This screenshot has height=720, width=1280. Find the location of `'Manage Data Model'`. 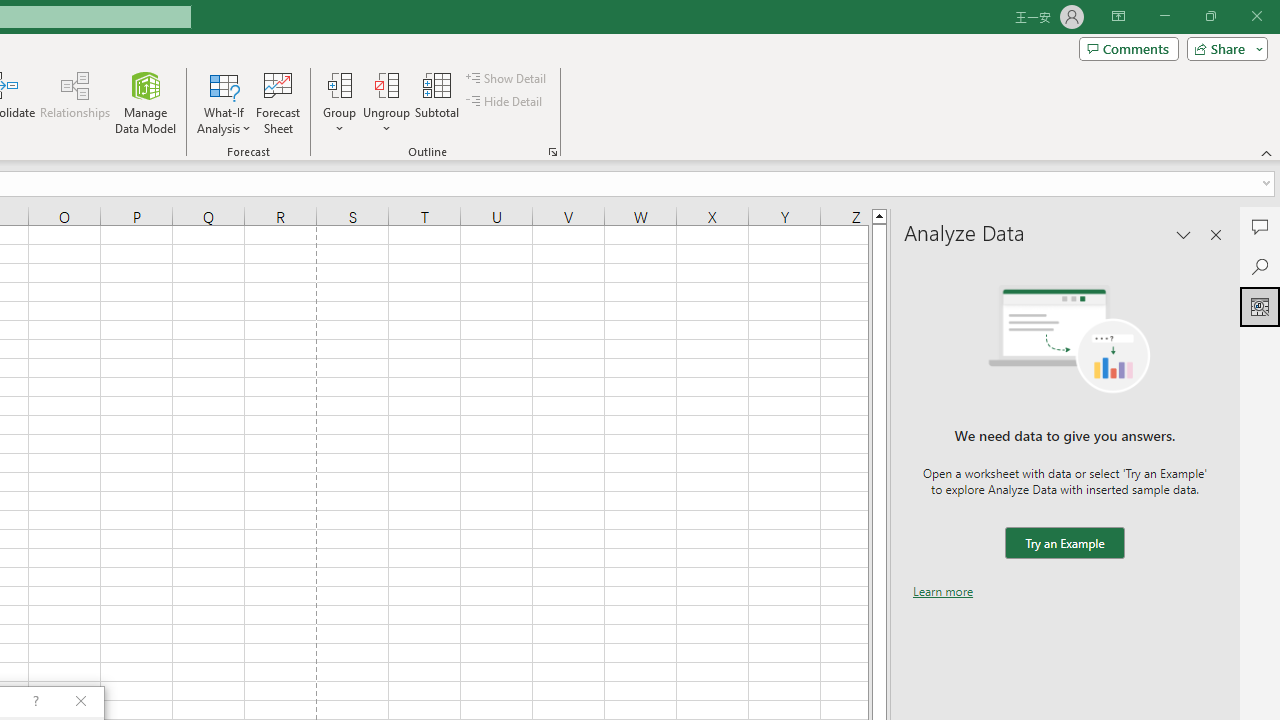

'Manage Data Model' is located at coordinates (144, 103).